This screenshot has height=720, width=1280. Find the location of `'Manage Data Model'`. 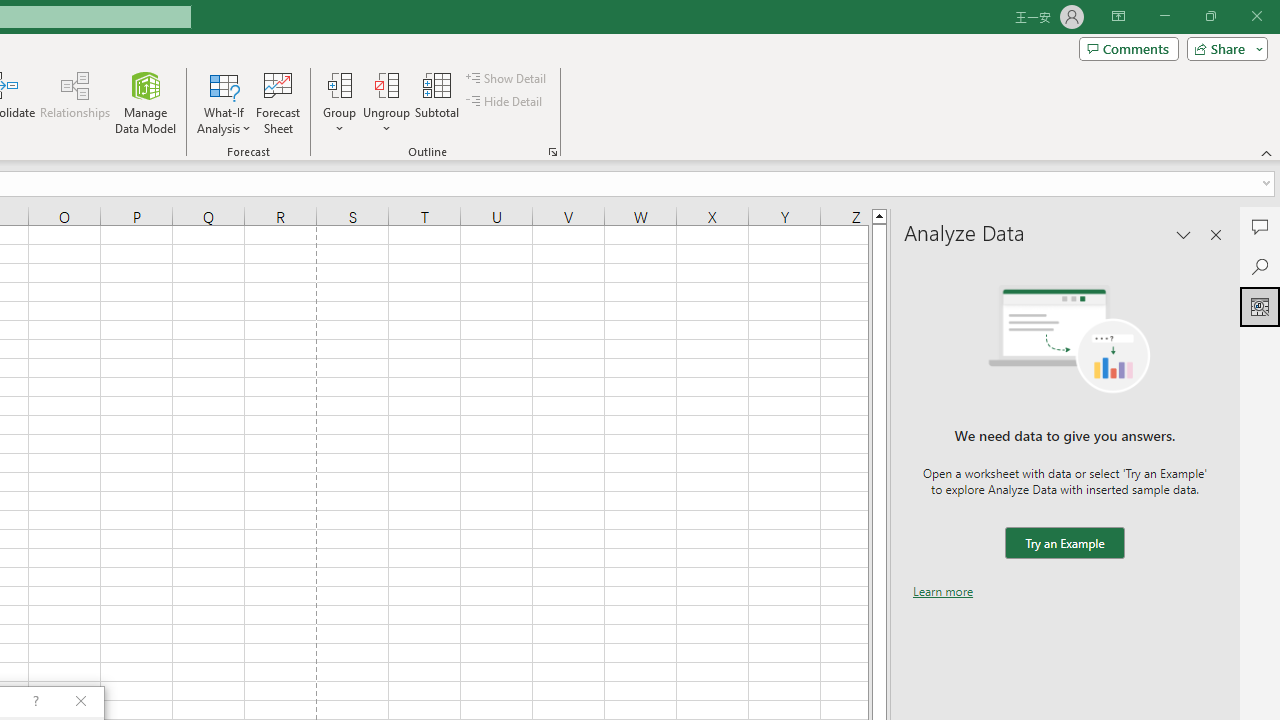

'Manage Data Model' is located at coordinates (144, 103).